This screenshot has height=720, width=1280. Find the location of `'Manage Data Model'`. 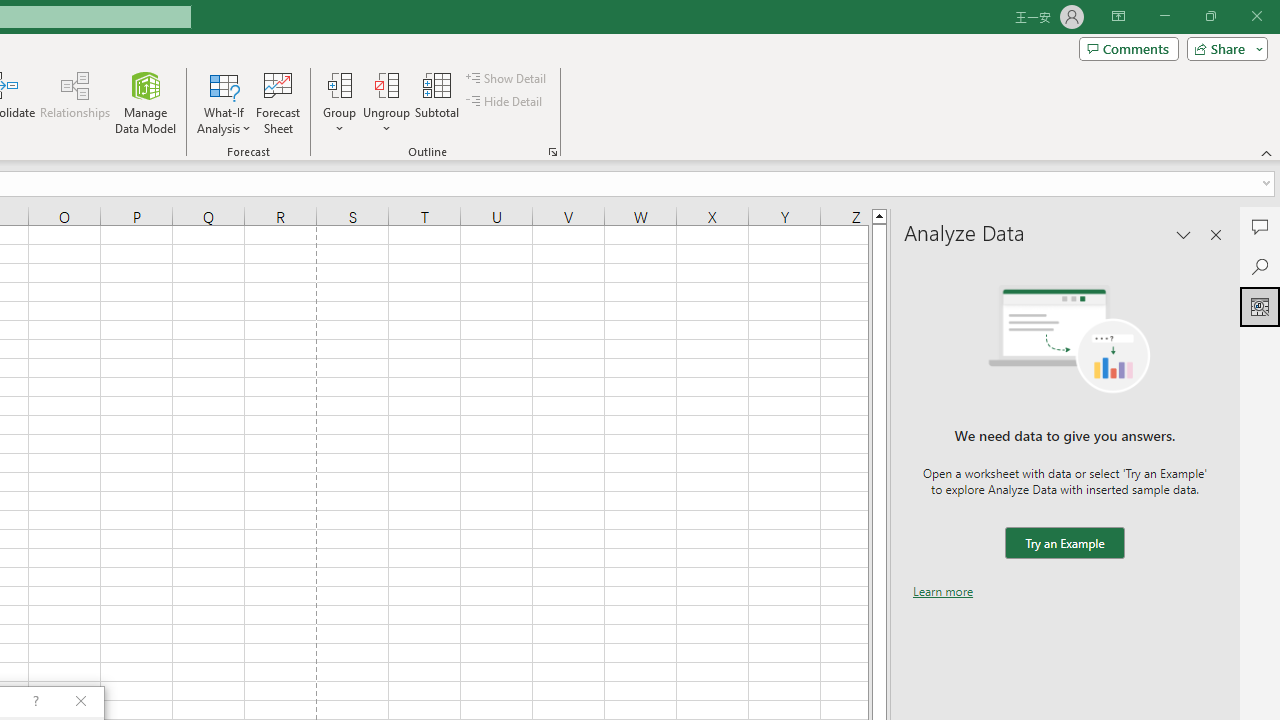

'Manage Data Model' is located at coordinates (144, 103).